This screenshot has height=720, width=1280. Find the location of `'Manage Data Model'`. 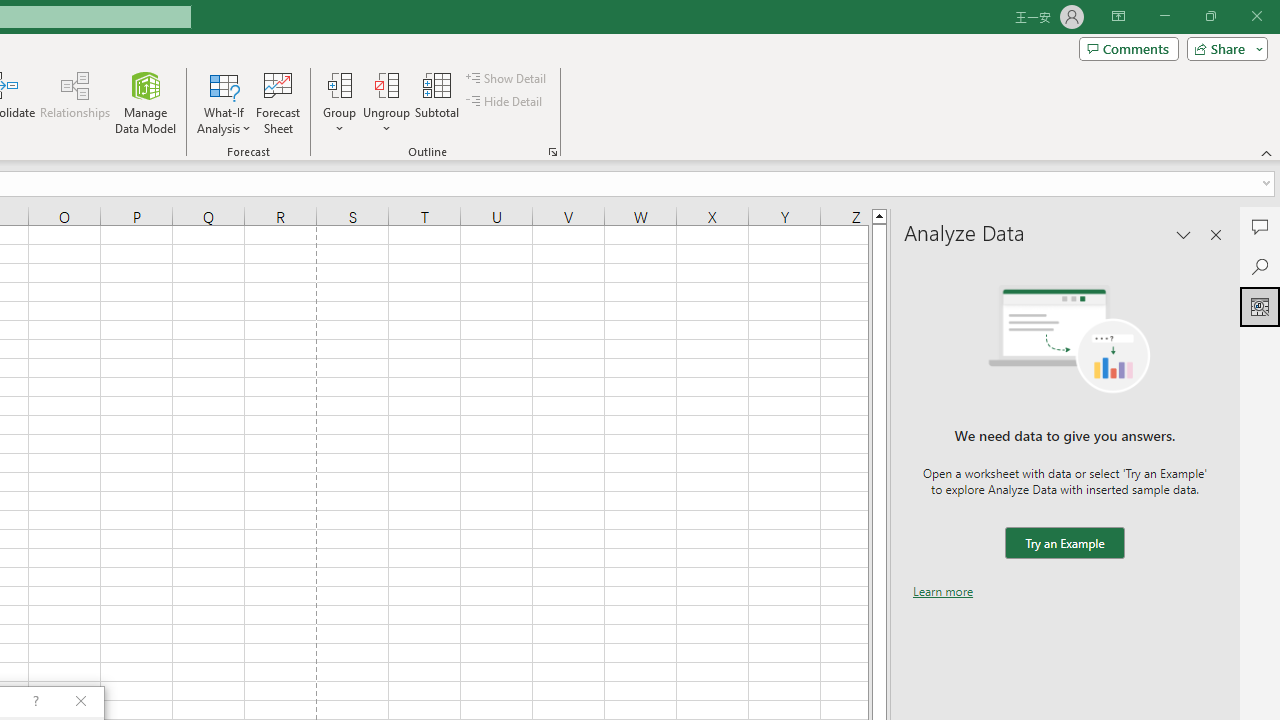

'Manage Data Model' is located at coordinates (144, 103).